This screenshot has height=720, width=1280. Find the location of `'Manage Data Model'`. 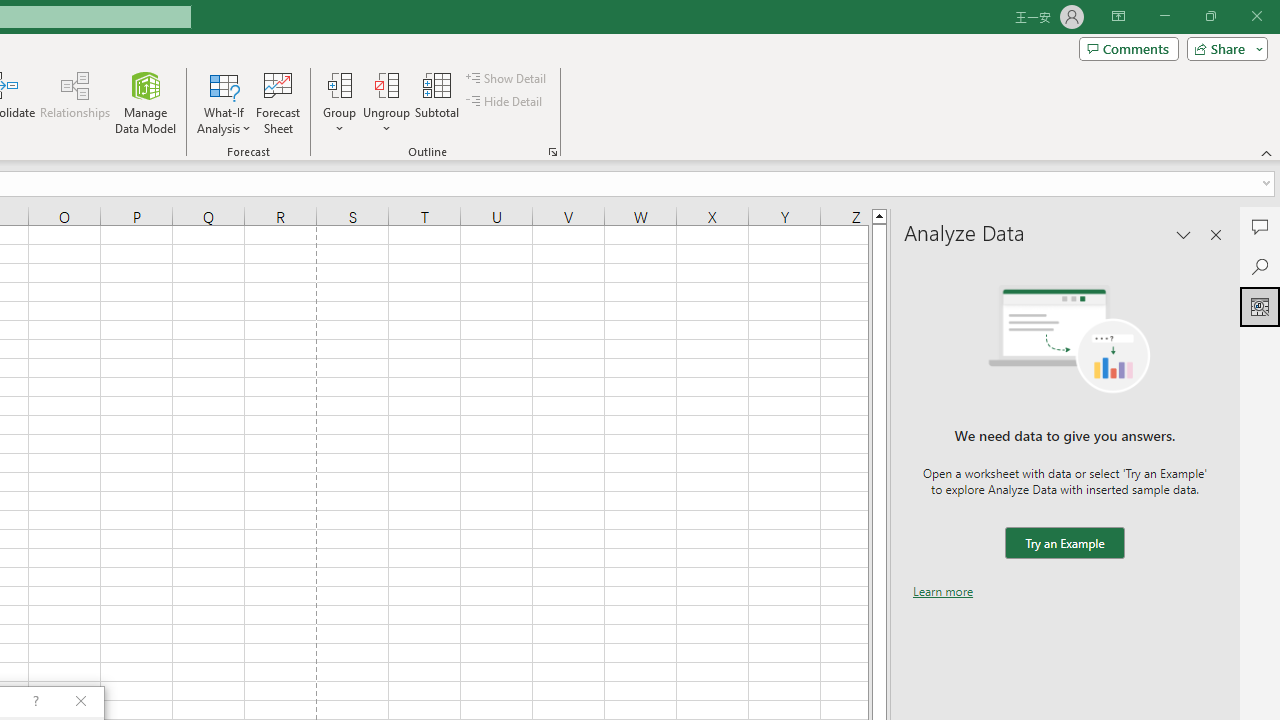

'Manage Data Model' is located at coordinates (144, 103).